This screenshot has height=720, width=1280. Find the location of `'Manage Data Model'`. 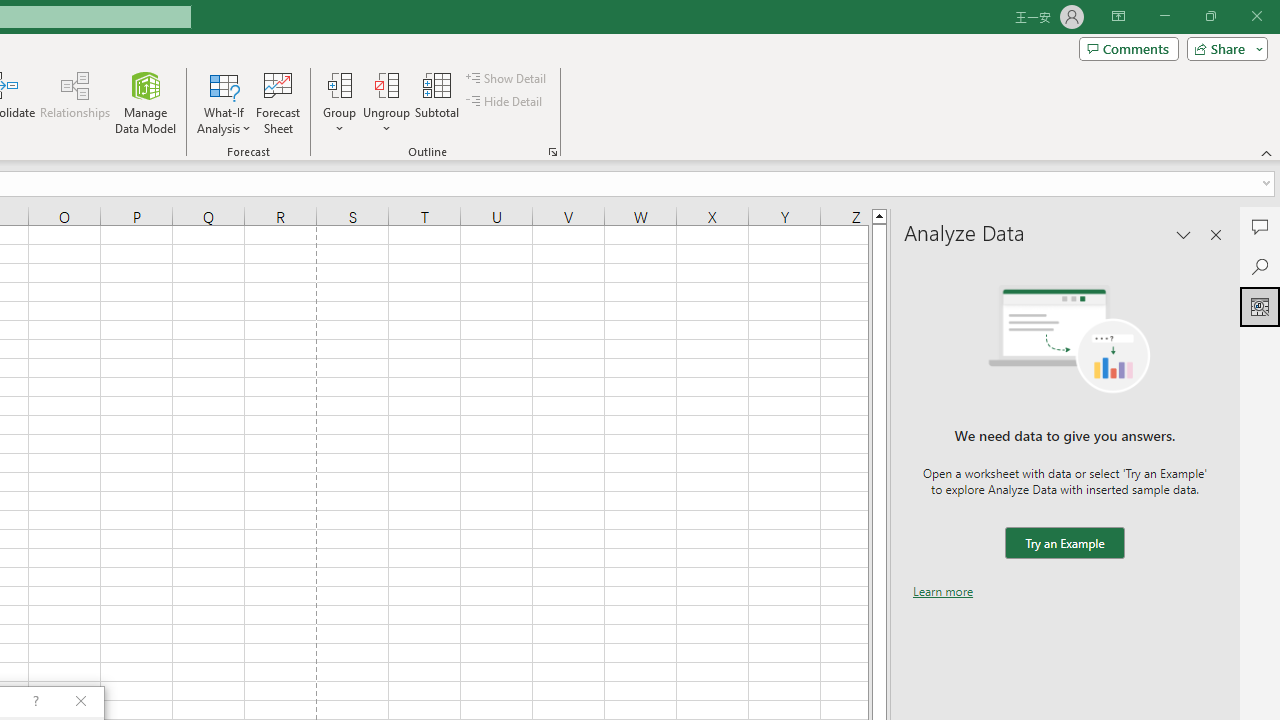

'Manage Data Model' is located at coordinates (144, 103).